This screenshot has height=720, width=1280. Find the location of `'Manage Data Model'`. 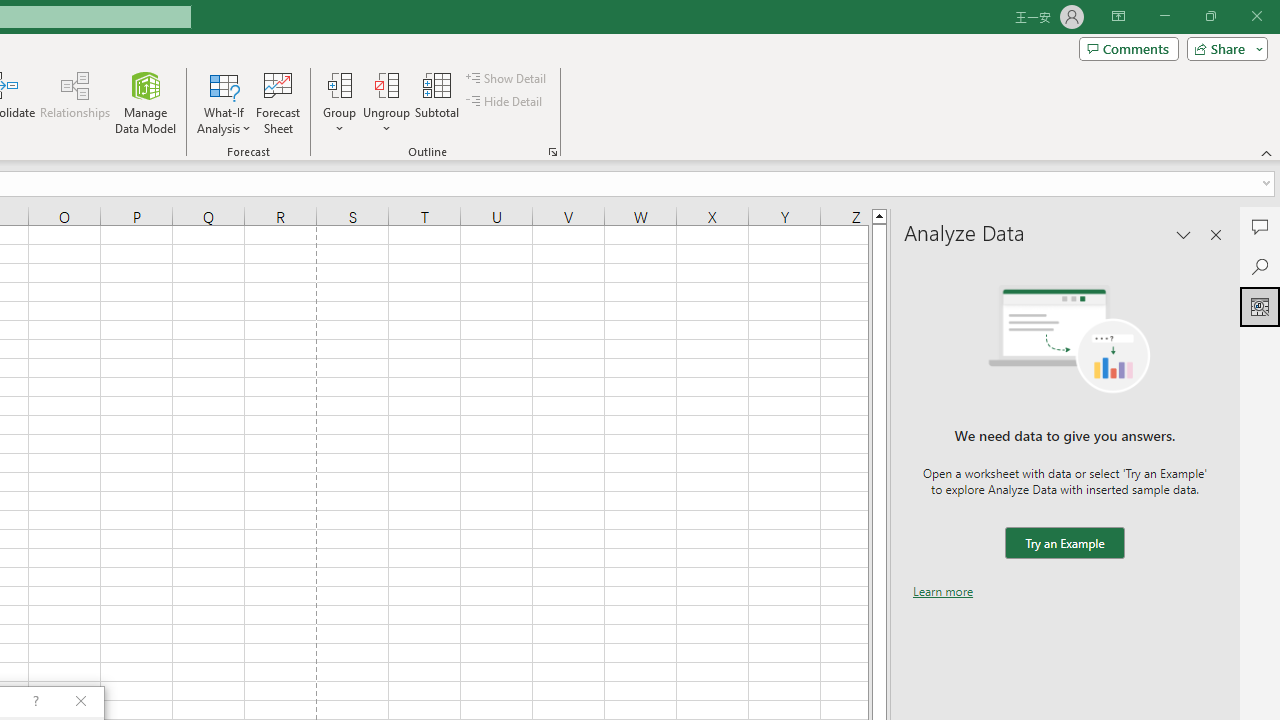

'Manage Data Model' is located at coordinates (144, 103).